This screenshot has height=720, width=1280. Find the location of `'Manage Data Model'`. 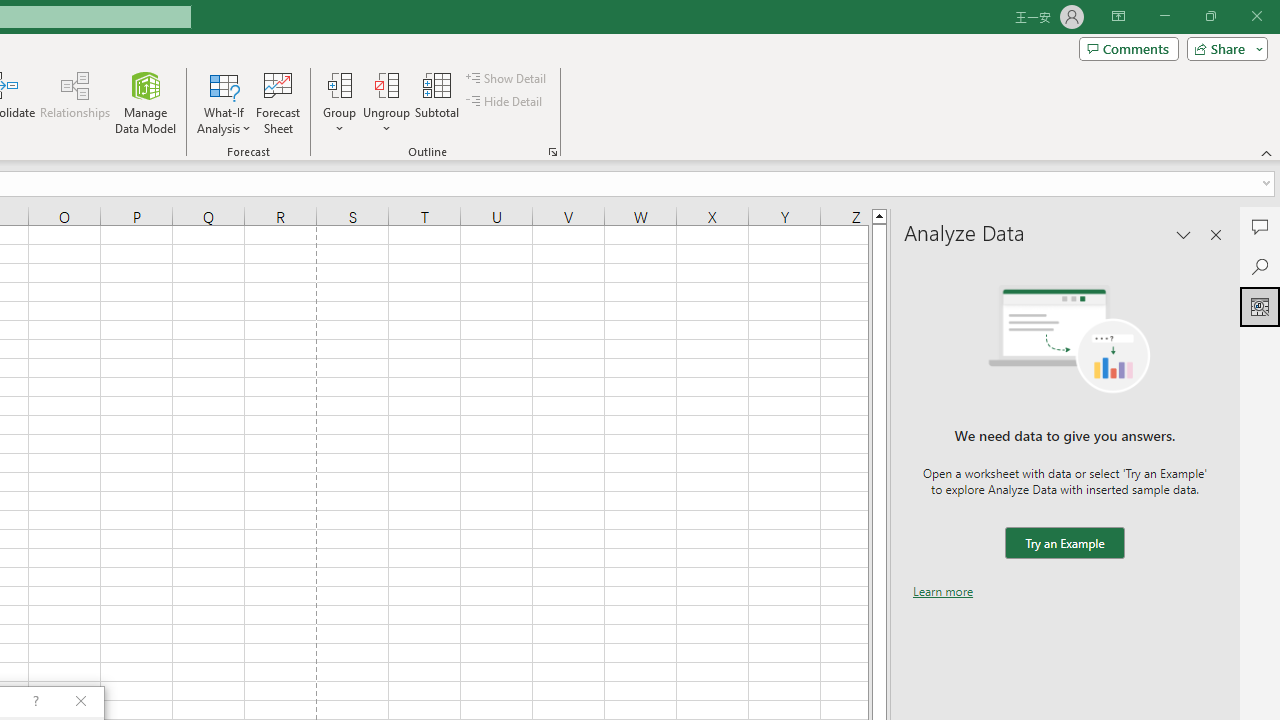

'Manage Data Model' is located at coordinates (144, 103).